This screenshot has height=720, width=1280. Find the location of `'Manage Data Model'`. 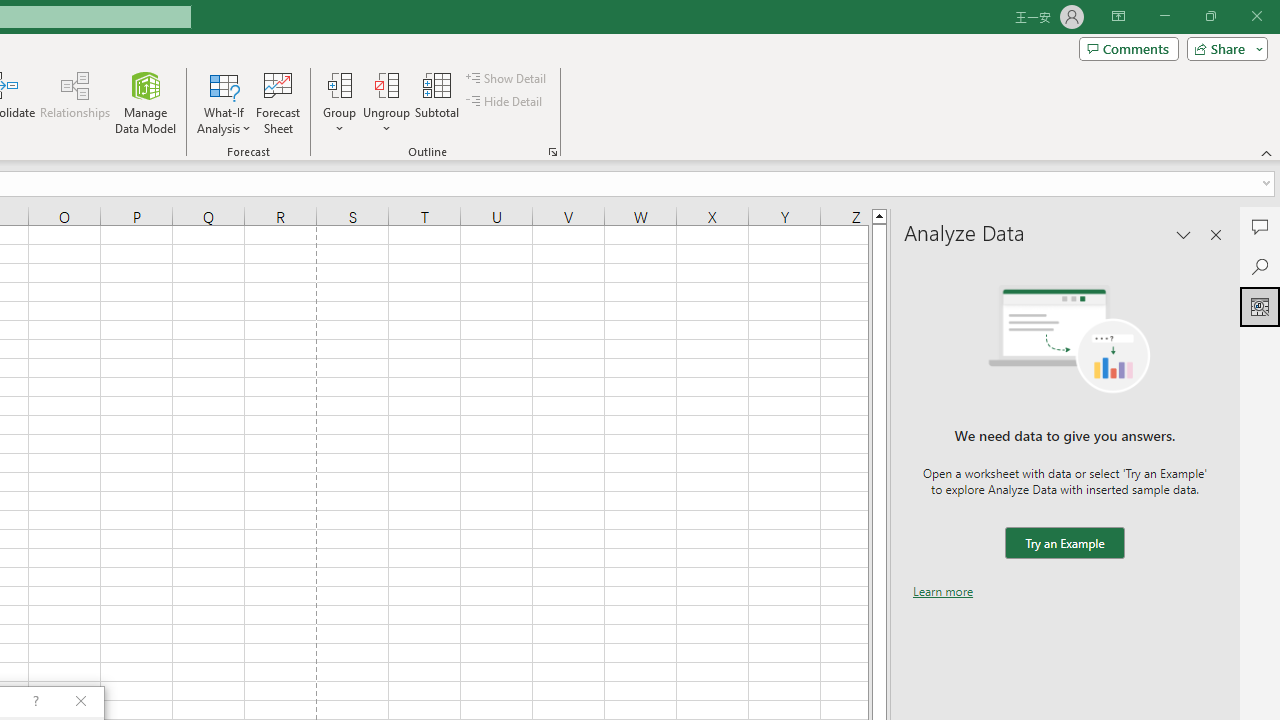

'Manage Data Model' is located at coordinates (144, 103).